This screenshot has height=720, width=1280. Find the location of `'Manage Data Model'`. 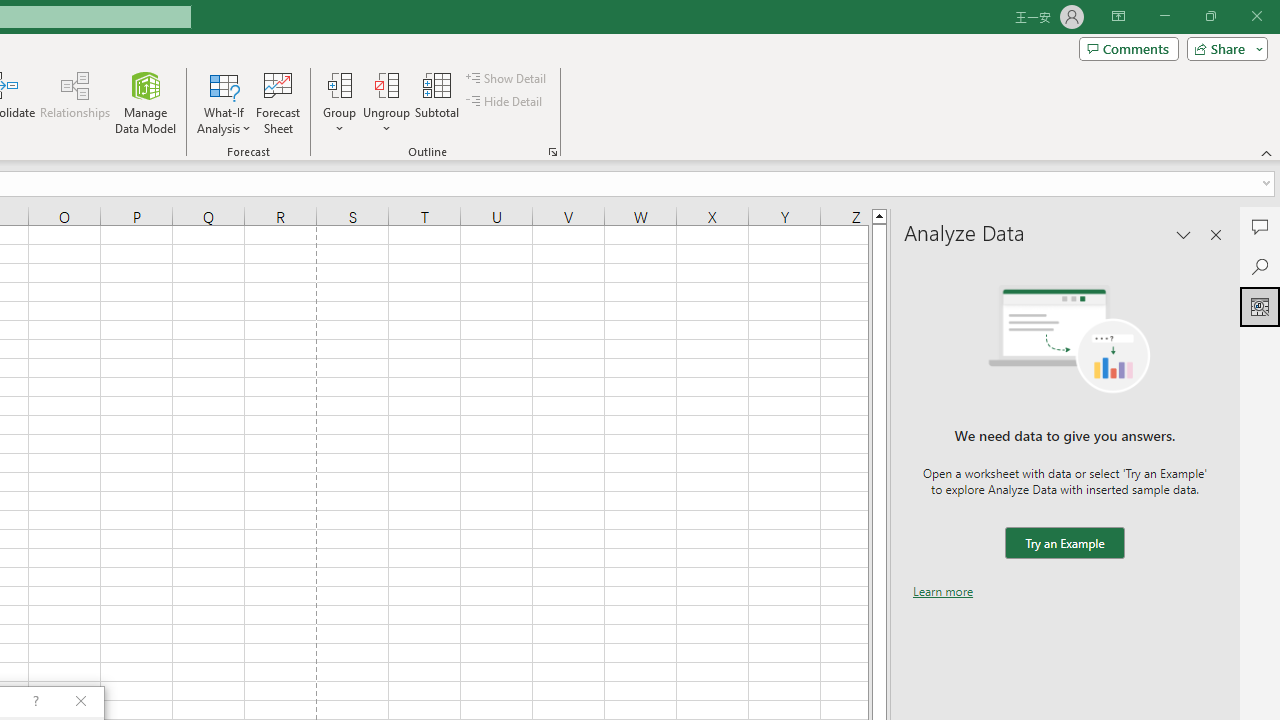

'Manage Data Model' is located at coordinates (144, 103).